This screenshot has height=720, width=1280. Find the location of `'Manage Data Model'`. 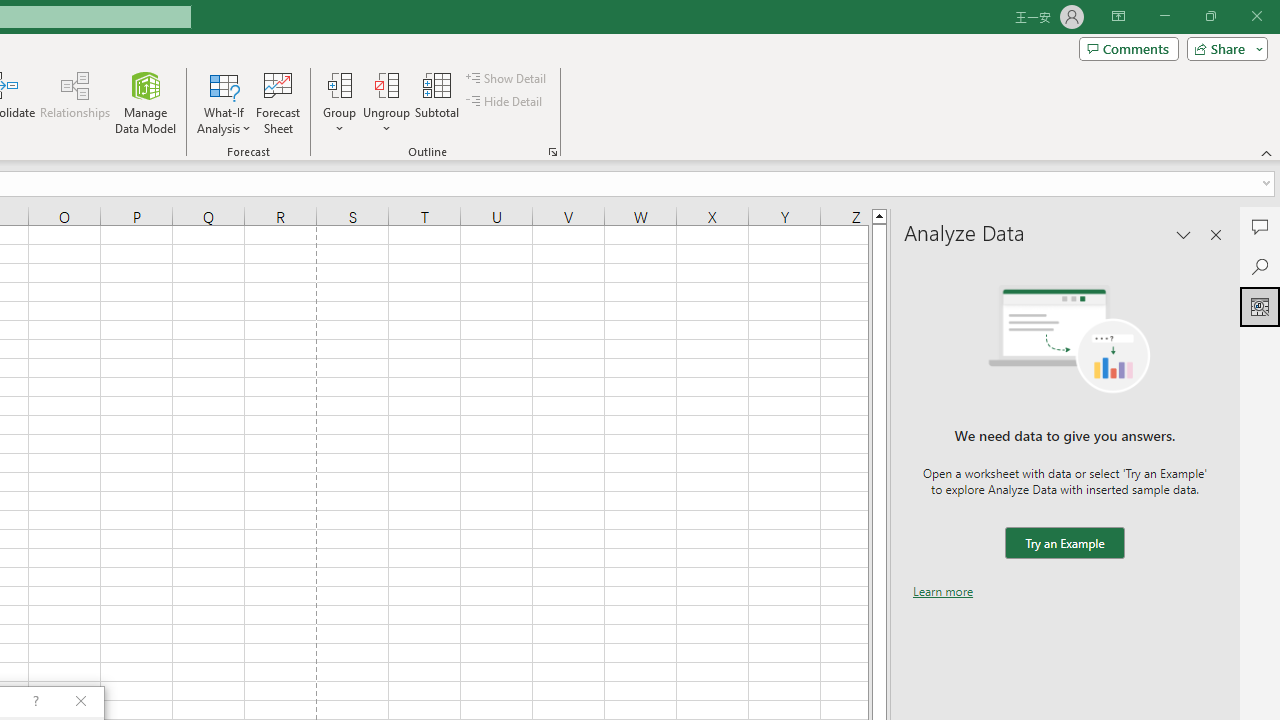

'Manage Data Model' is located at coordinates (144, 103).